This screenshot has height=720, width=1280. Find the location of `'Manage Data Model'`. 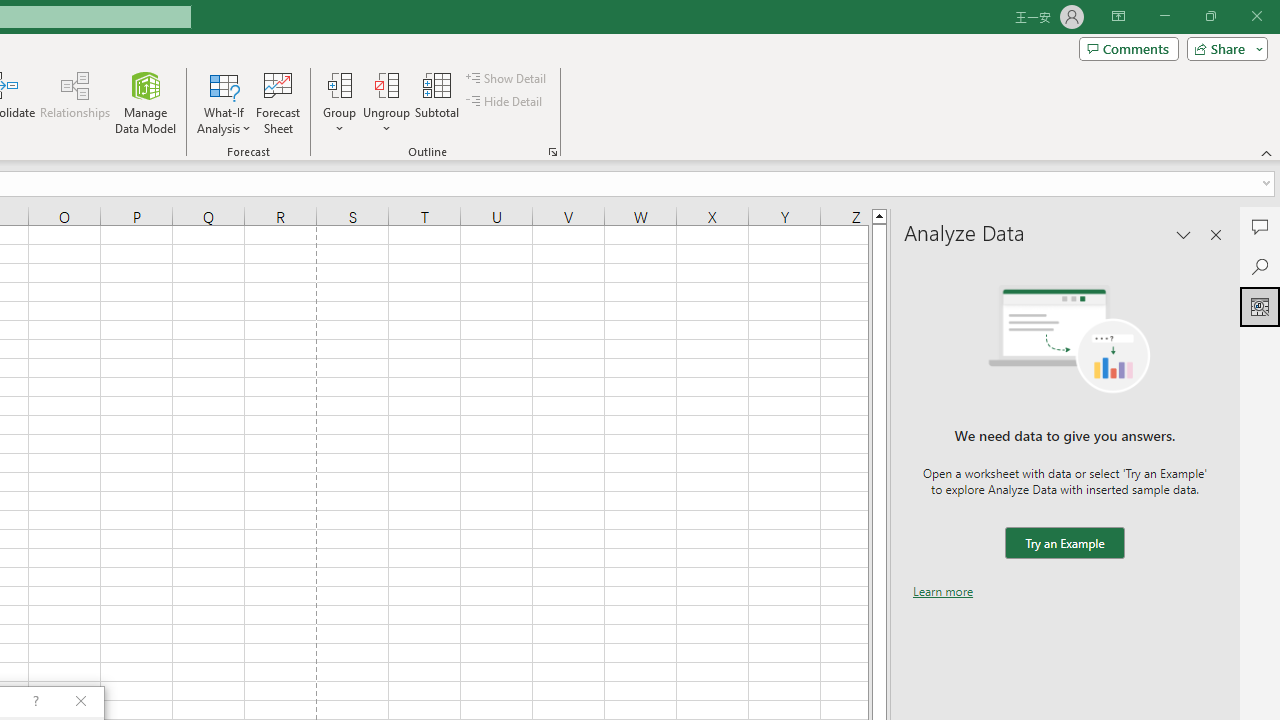

'Manage Data Model' is located at coordinates (144, 103).